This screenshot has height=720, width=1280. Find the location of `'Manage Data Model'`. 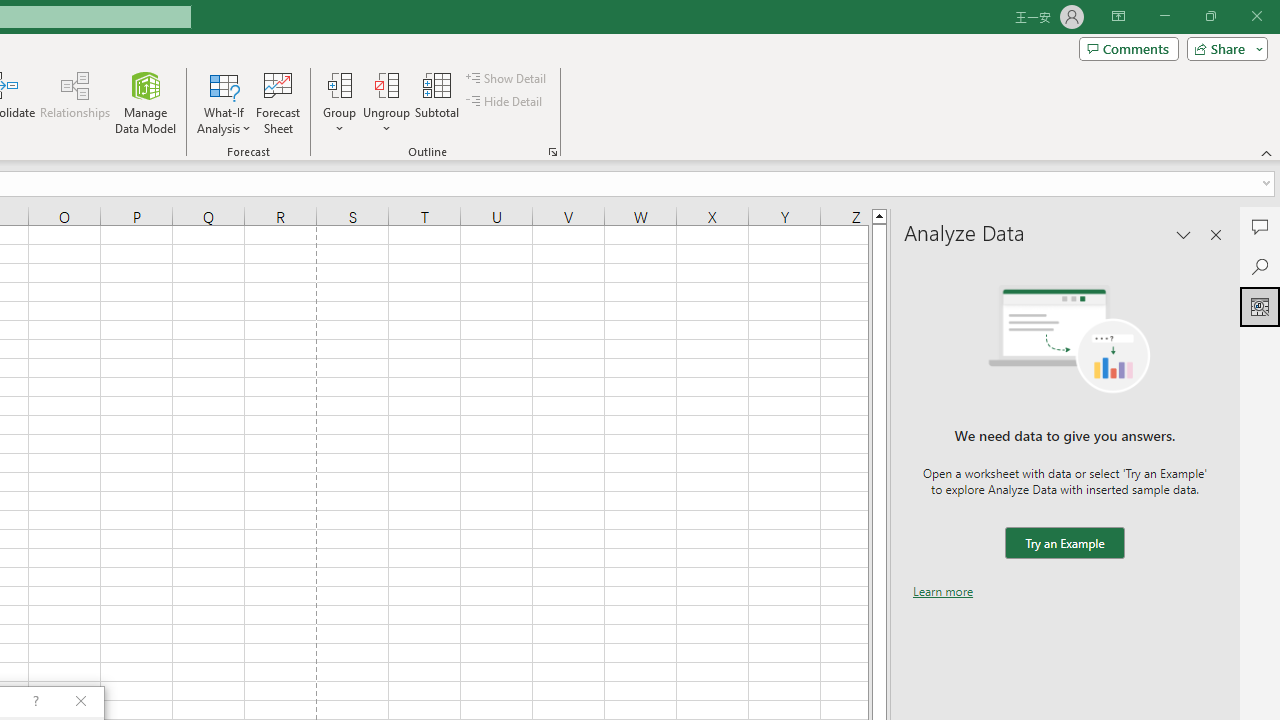

'Manage Data Model' is located at coordinates (144, 103).